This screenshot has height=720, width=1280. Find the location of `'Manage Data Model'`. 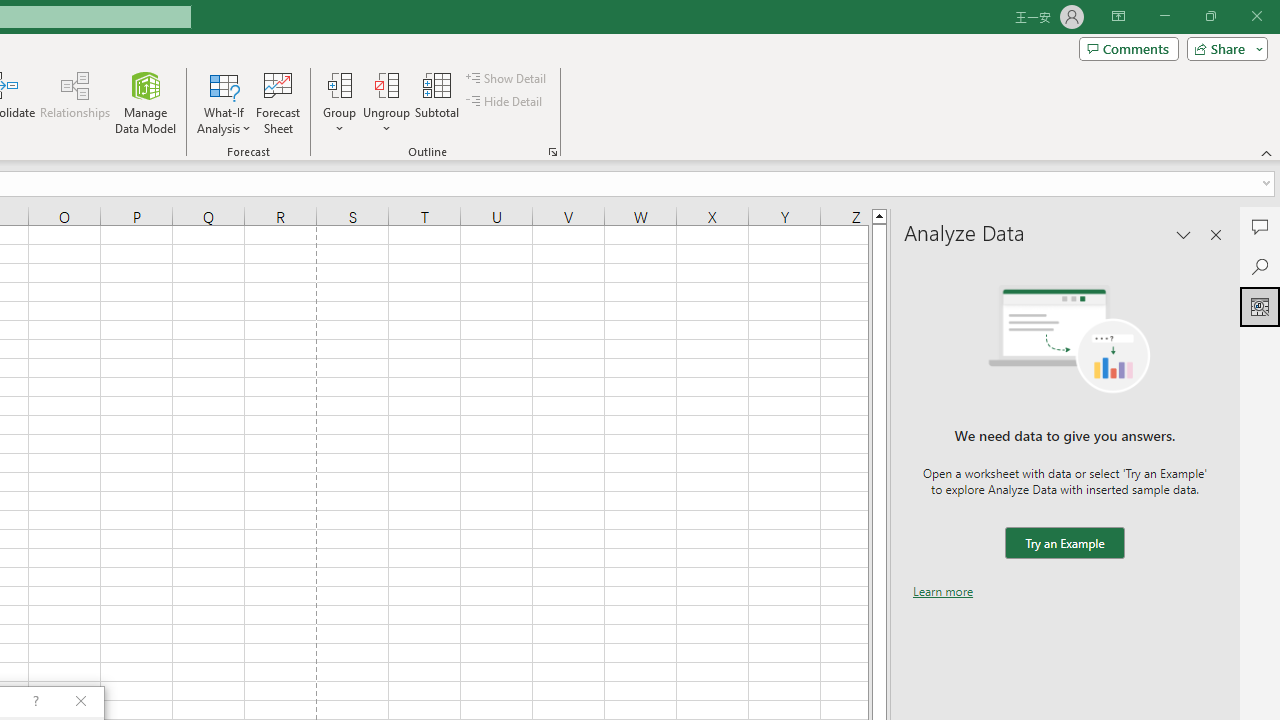

'Manage Data Model' is located at coordinates (144, 103).